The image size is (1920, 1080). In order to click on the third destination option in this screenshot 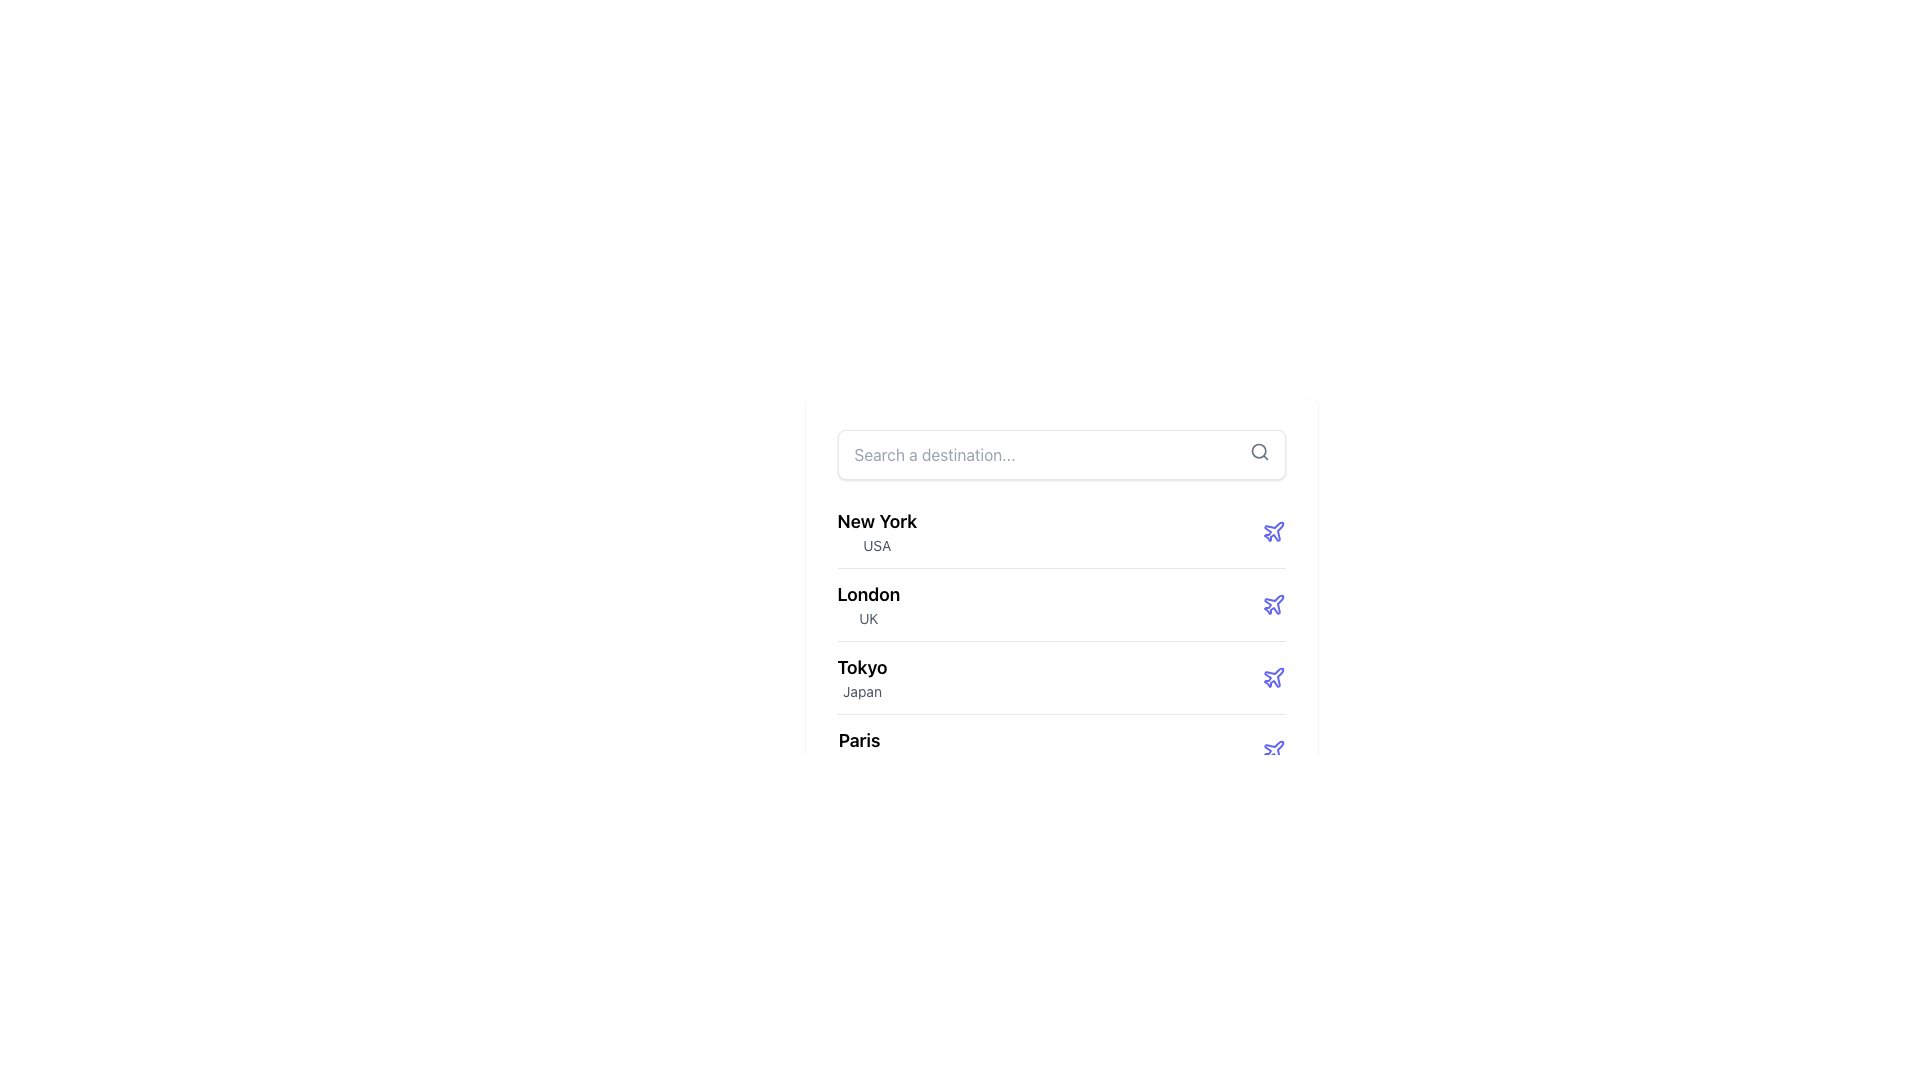, I will do `click(1060, 644)`.